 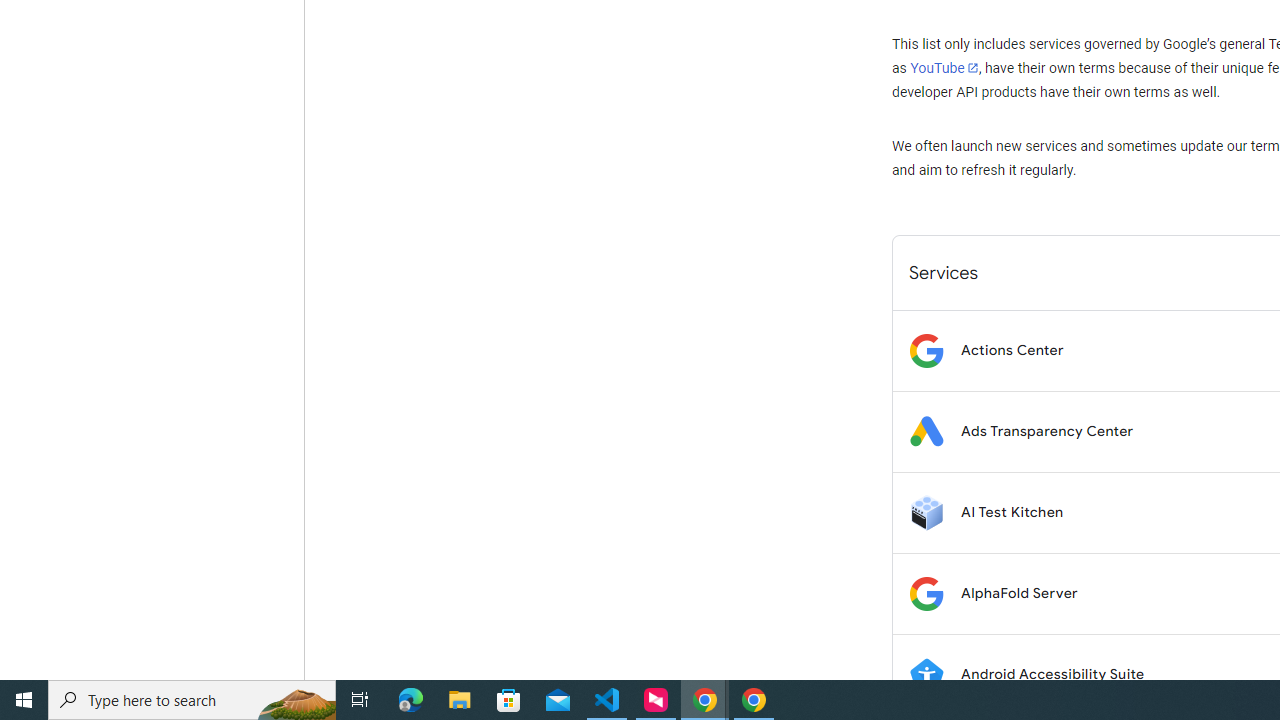 I want to click on 'Logo for AI Test Kitchen', so click(x=925, y=511).